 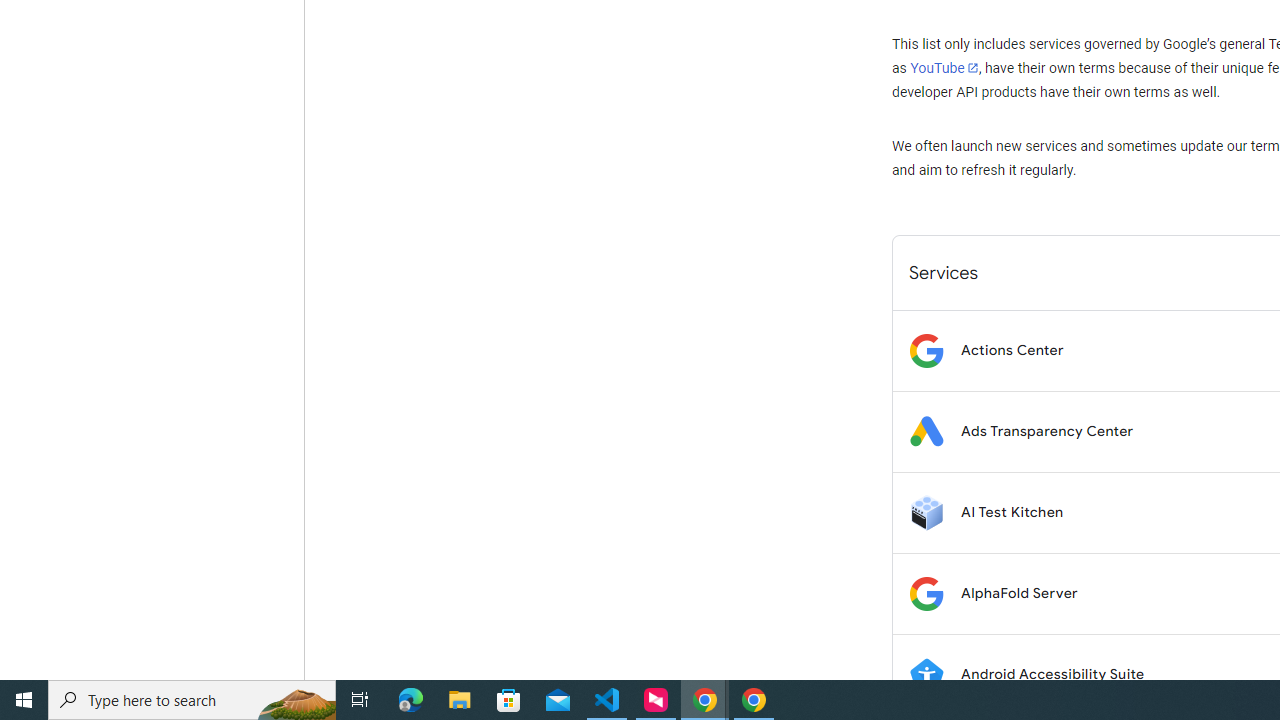 I want to click on 'Logo for AI Test Kitchen', so click(x=925, y=511).